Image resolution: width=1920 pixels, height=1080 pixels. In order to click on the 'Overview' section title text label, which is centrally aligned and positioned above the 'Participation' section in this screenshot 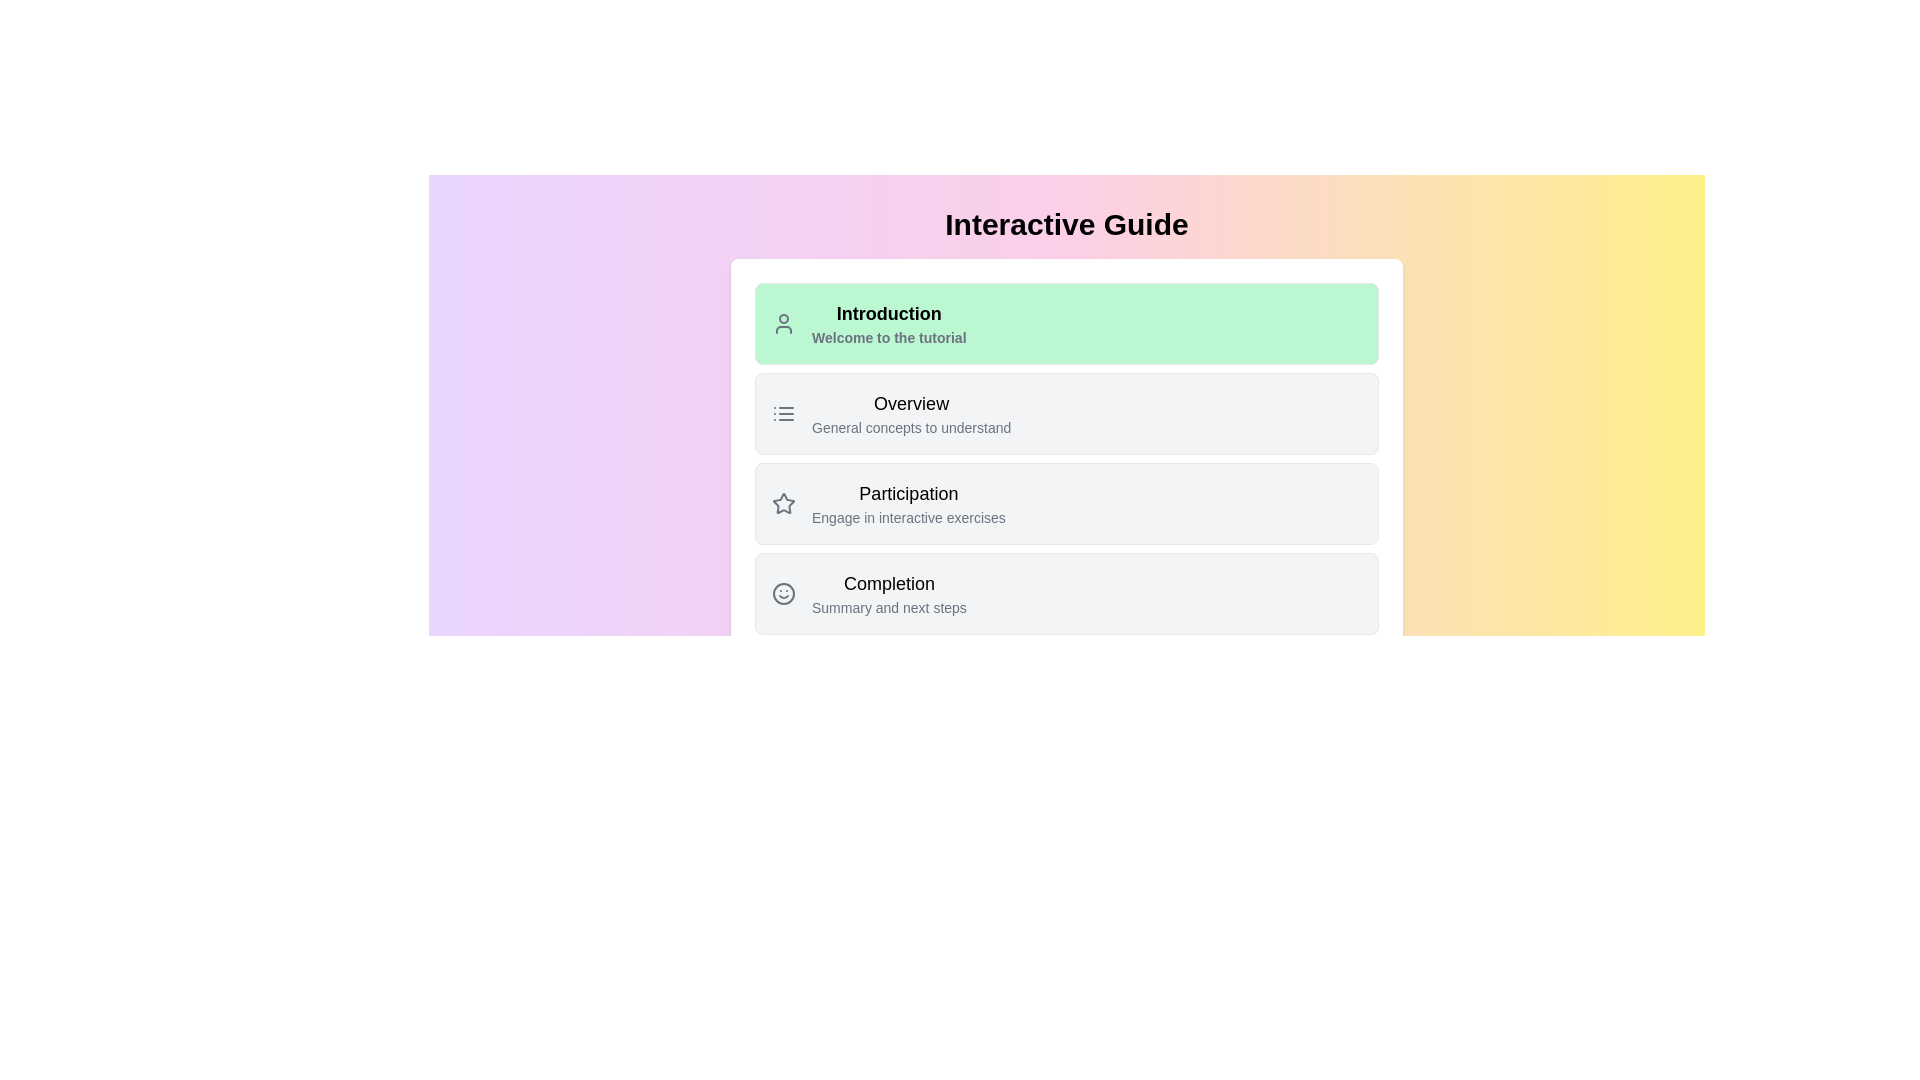, I will do `click(910, 404)`.